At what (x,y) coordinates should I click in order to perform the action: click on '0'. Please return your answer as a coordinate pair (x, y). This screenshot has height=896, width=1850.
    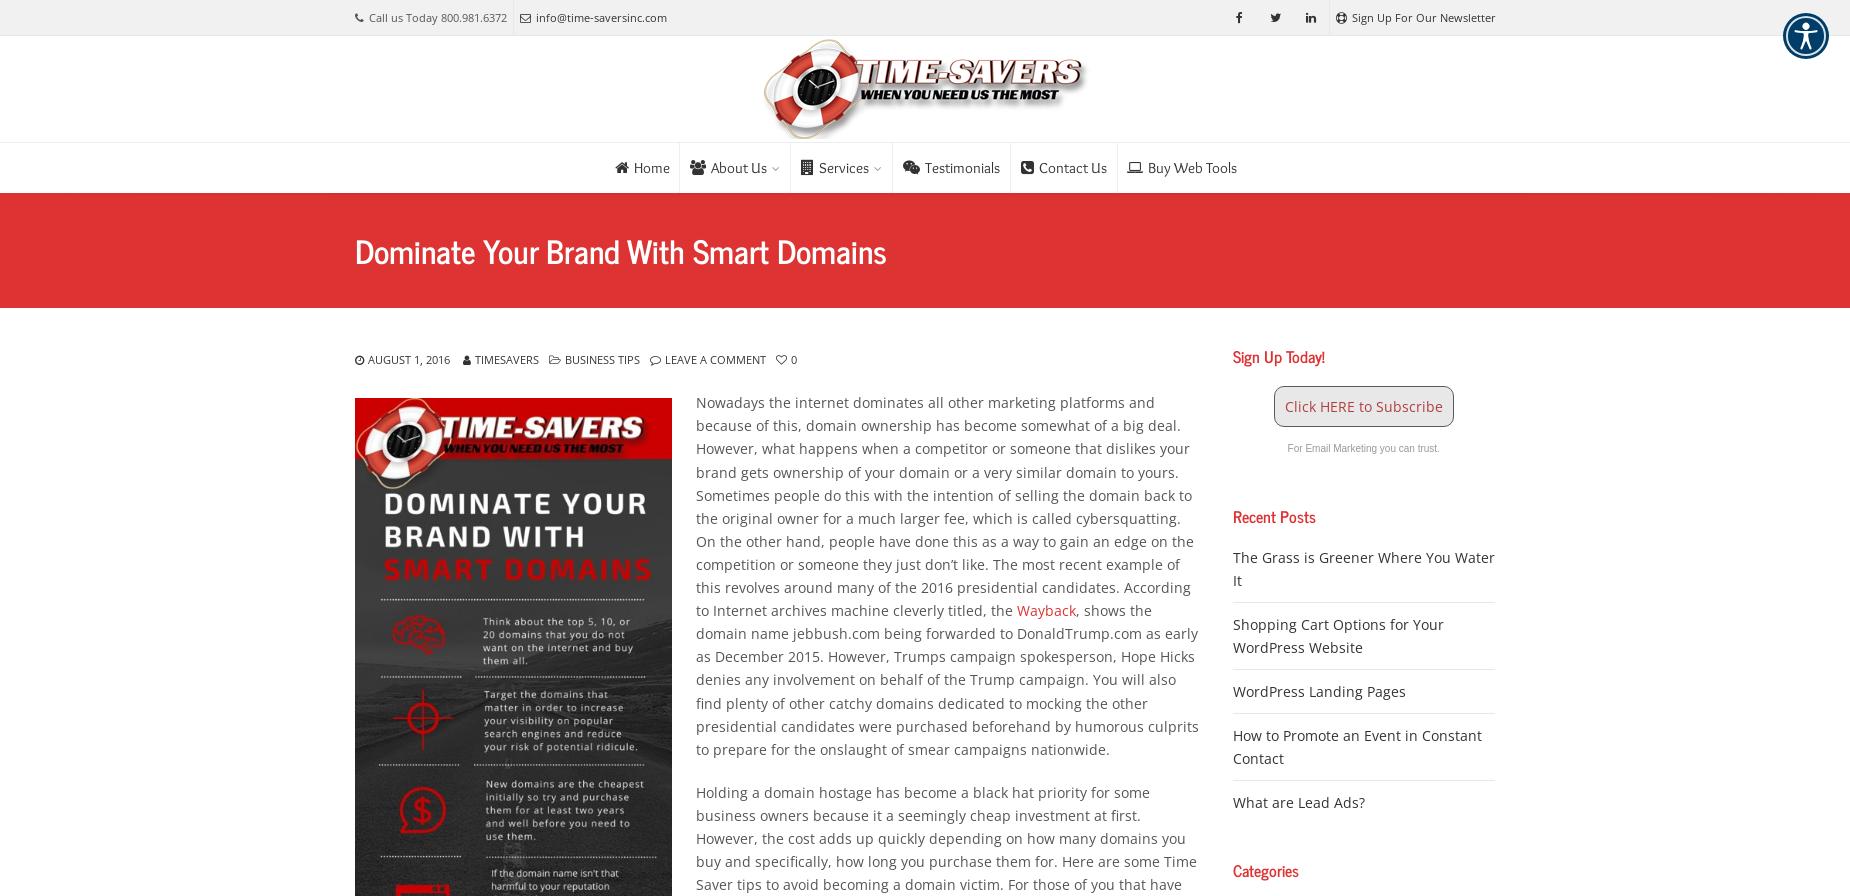
    Looking at the image, I should click on (791, 359).